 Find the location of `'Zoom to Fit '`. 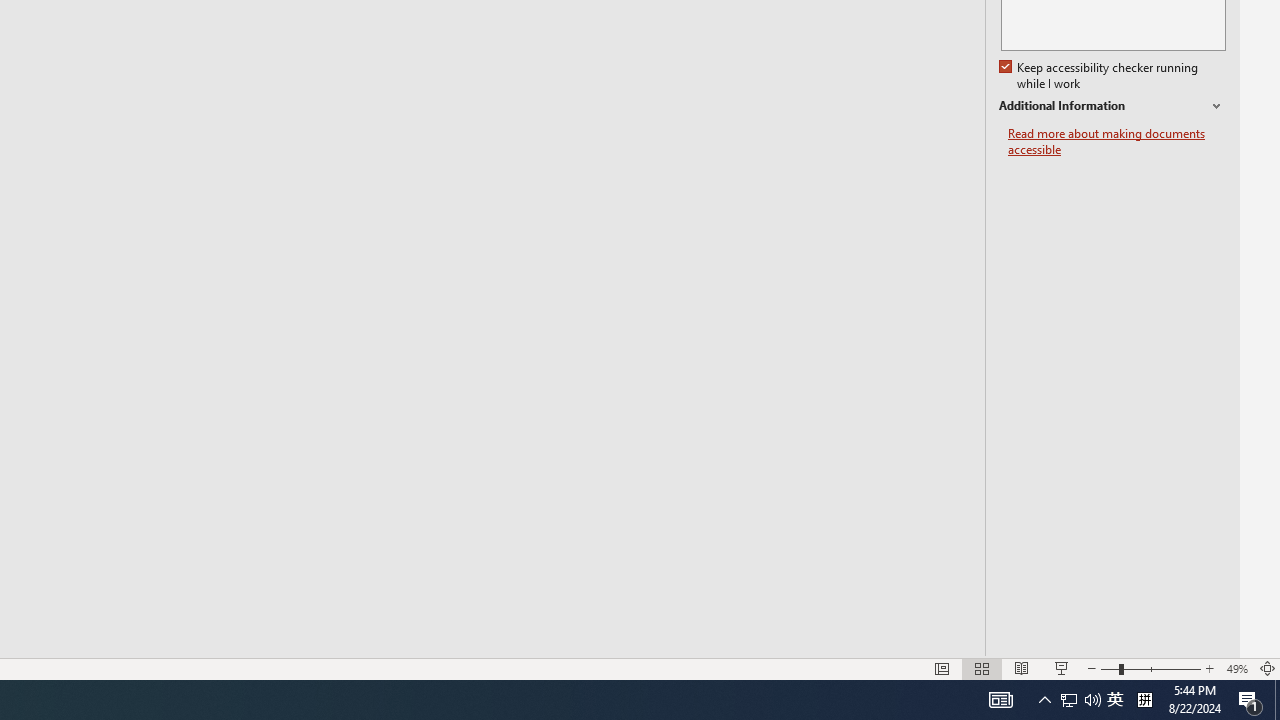

'Zoom to Fit ' is located at coordinates (1266, 669).